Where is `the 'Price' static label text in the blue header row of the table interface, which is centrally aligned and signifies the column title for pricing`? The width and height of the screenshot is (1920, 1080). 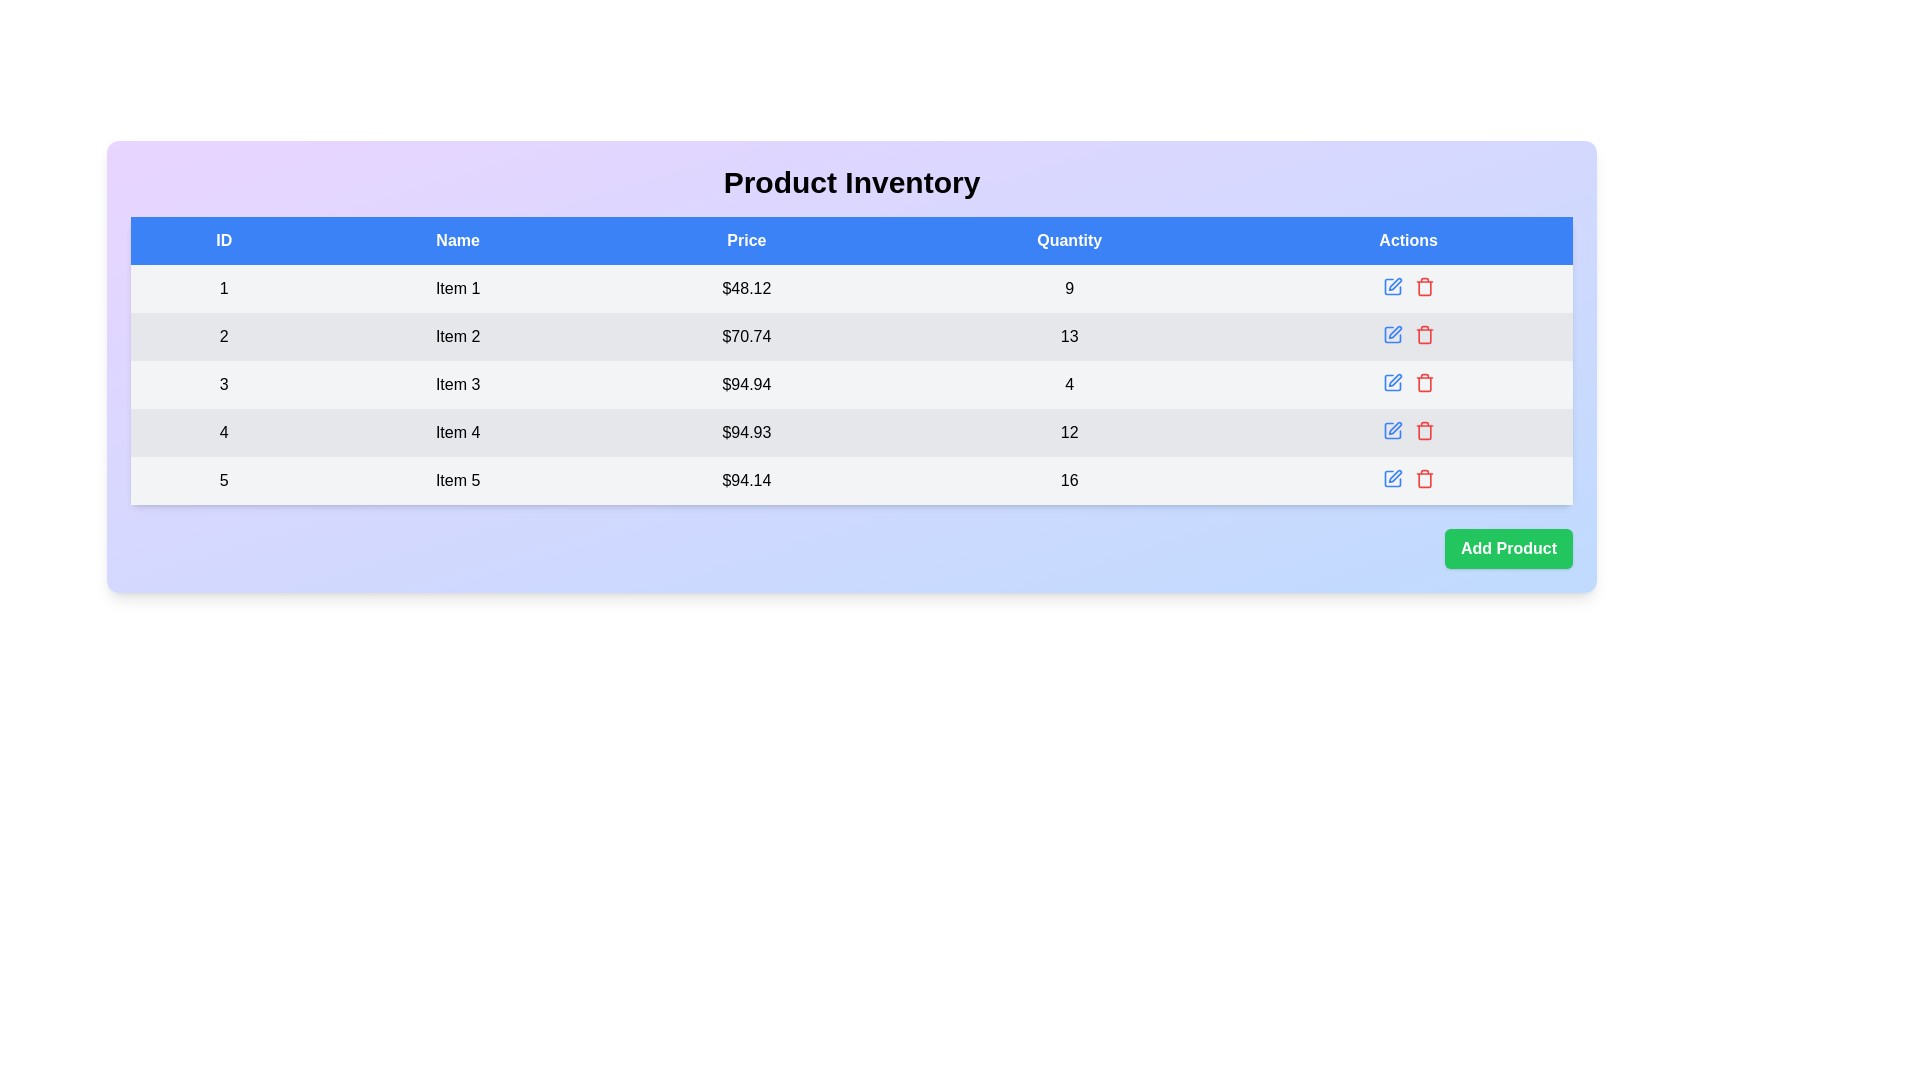 the 'Price' static label text in the blue header row of the table interface, which is centrally aligned and signifies the column title for pricing is located at coordinates (745, 239).